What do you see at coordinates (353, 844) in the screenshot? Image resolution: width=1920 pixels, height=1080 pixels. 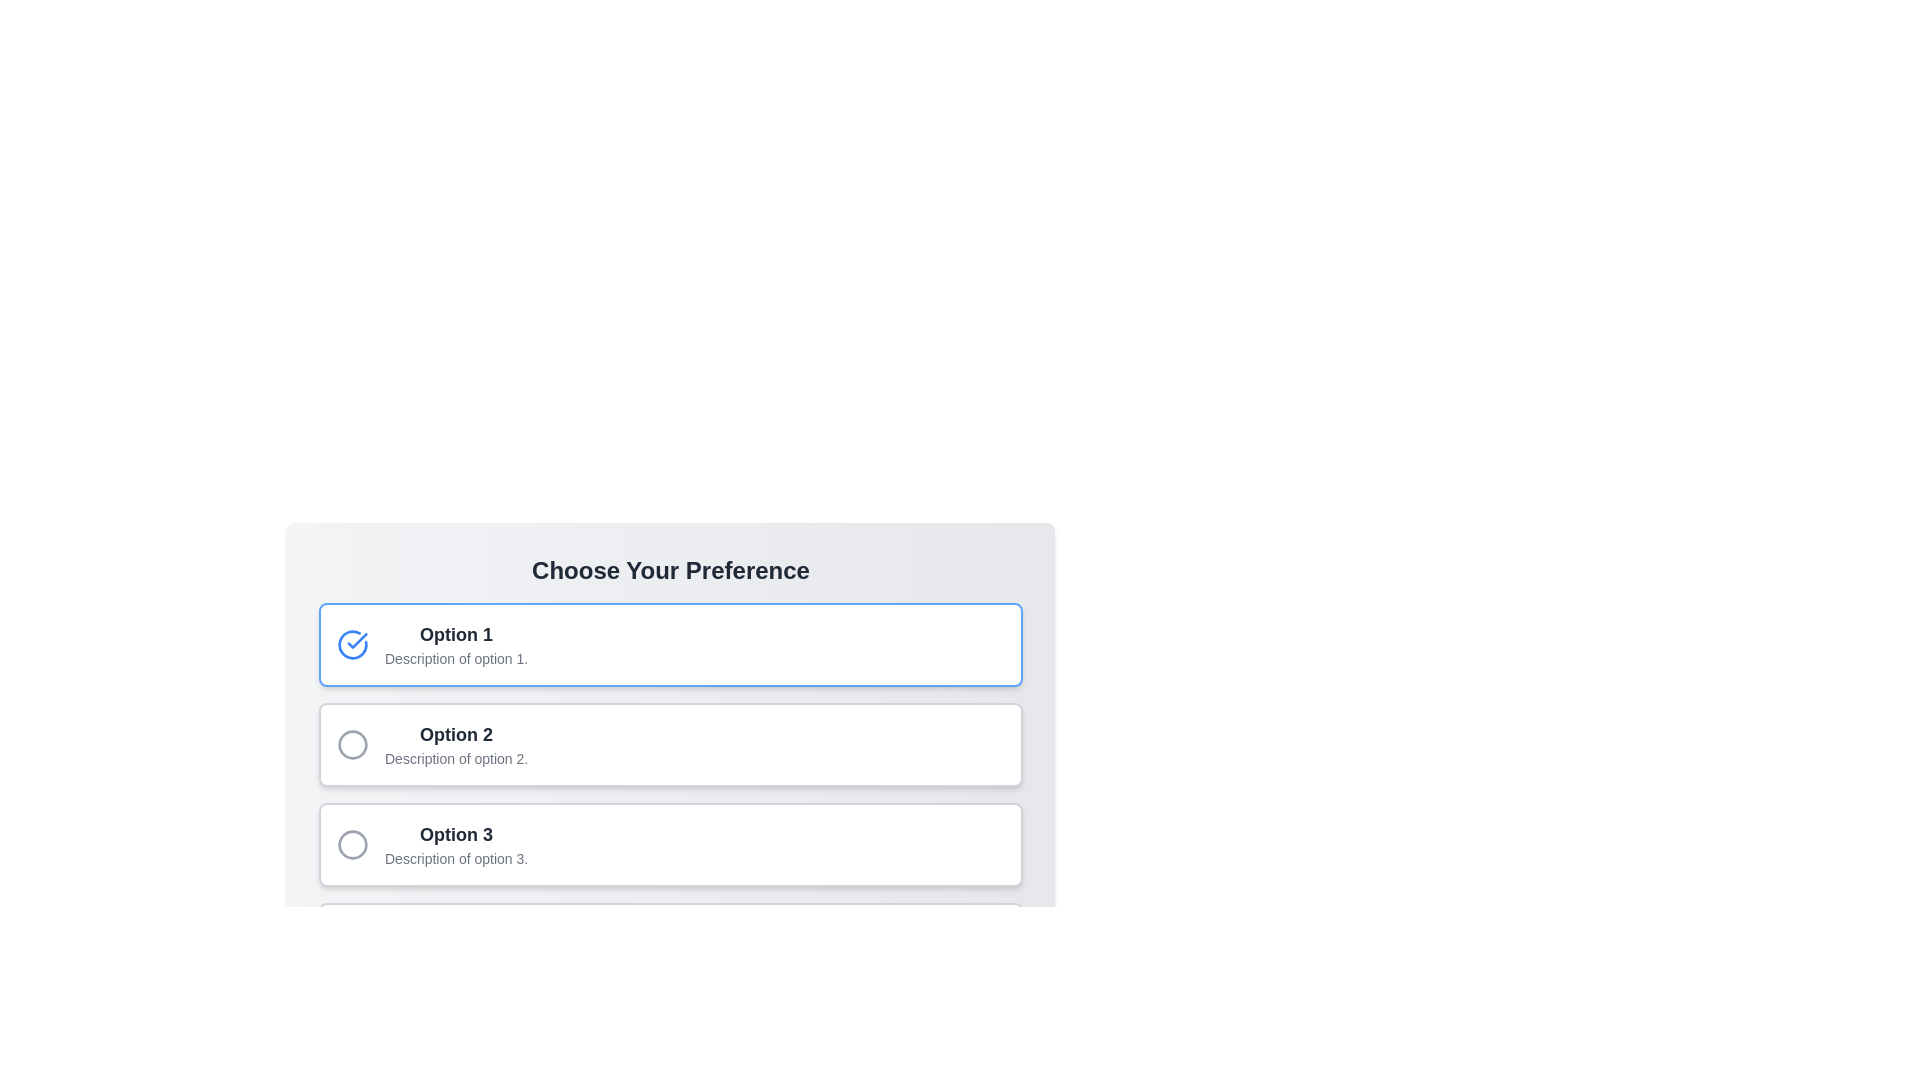 I see `the circular radio button with a gray border and white background located to the left of 'Option 3' in the third option card` at bounding box center [353, 844].